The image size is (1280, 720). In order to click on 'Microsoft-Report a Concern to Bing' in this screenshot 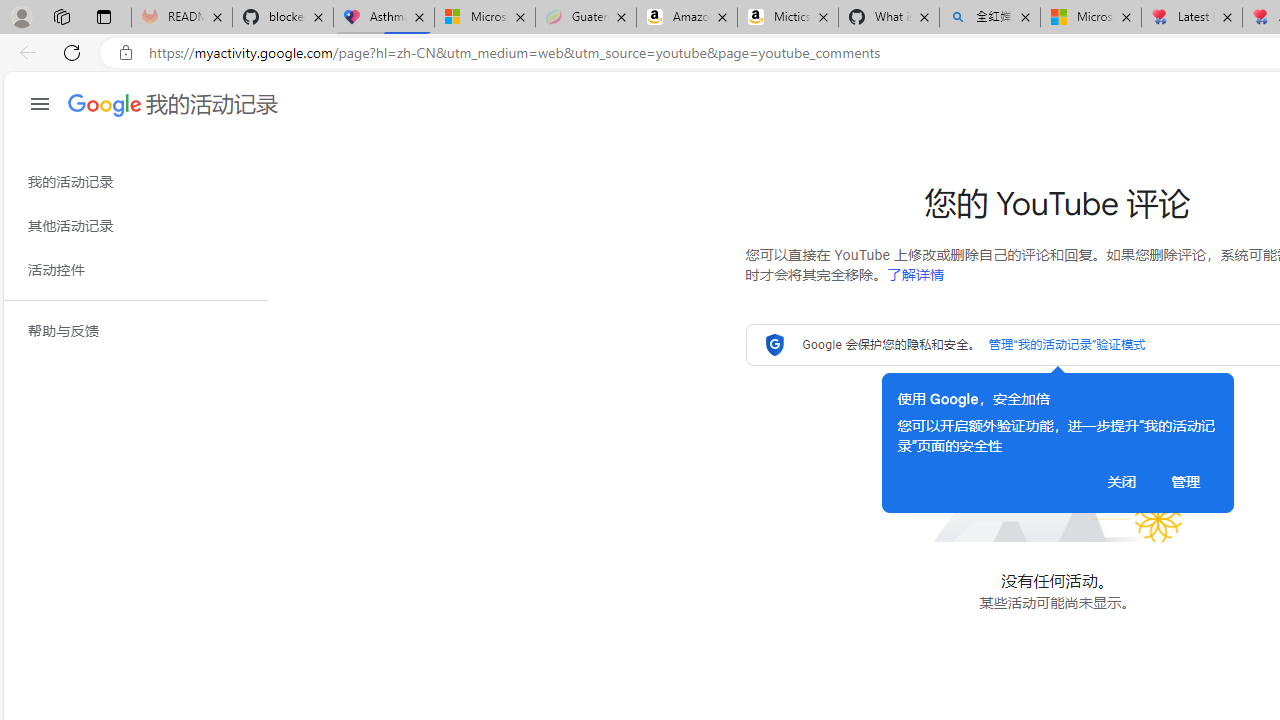, I will do `click(485, 17)`.